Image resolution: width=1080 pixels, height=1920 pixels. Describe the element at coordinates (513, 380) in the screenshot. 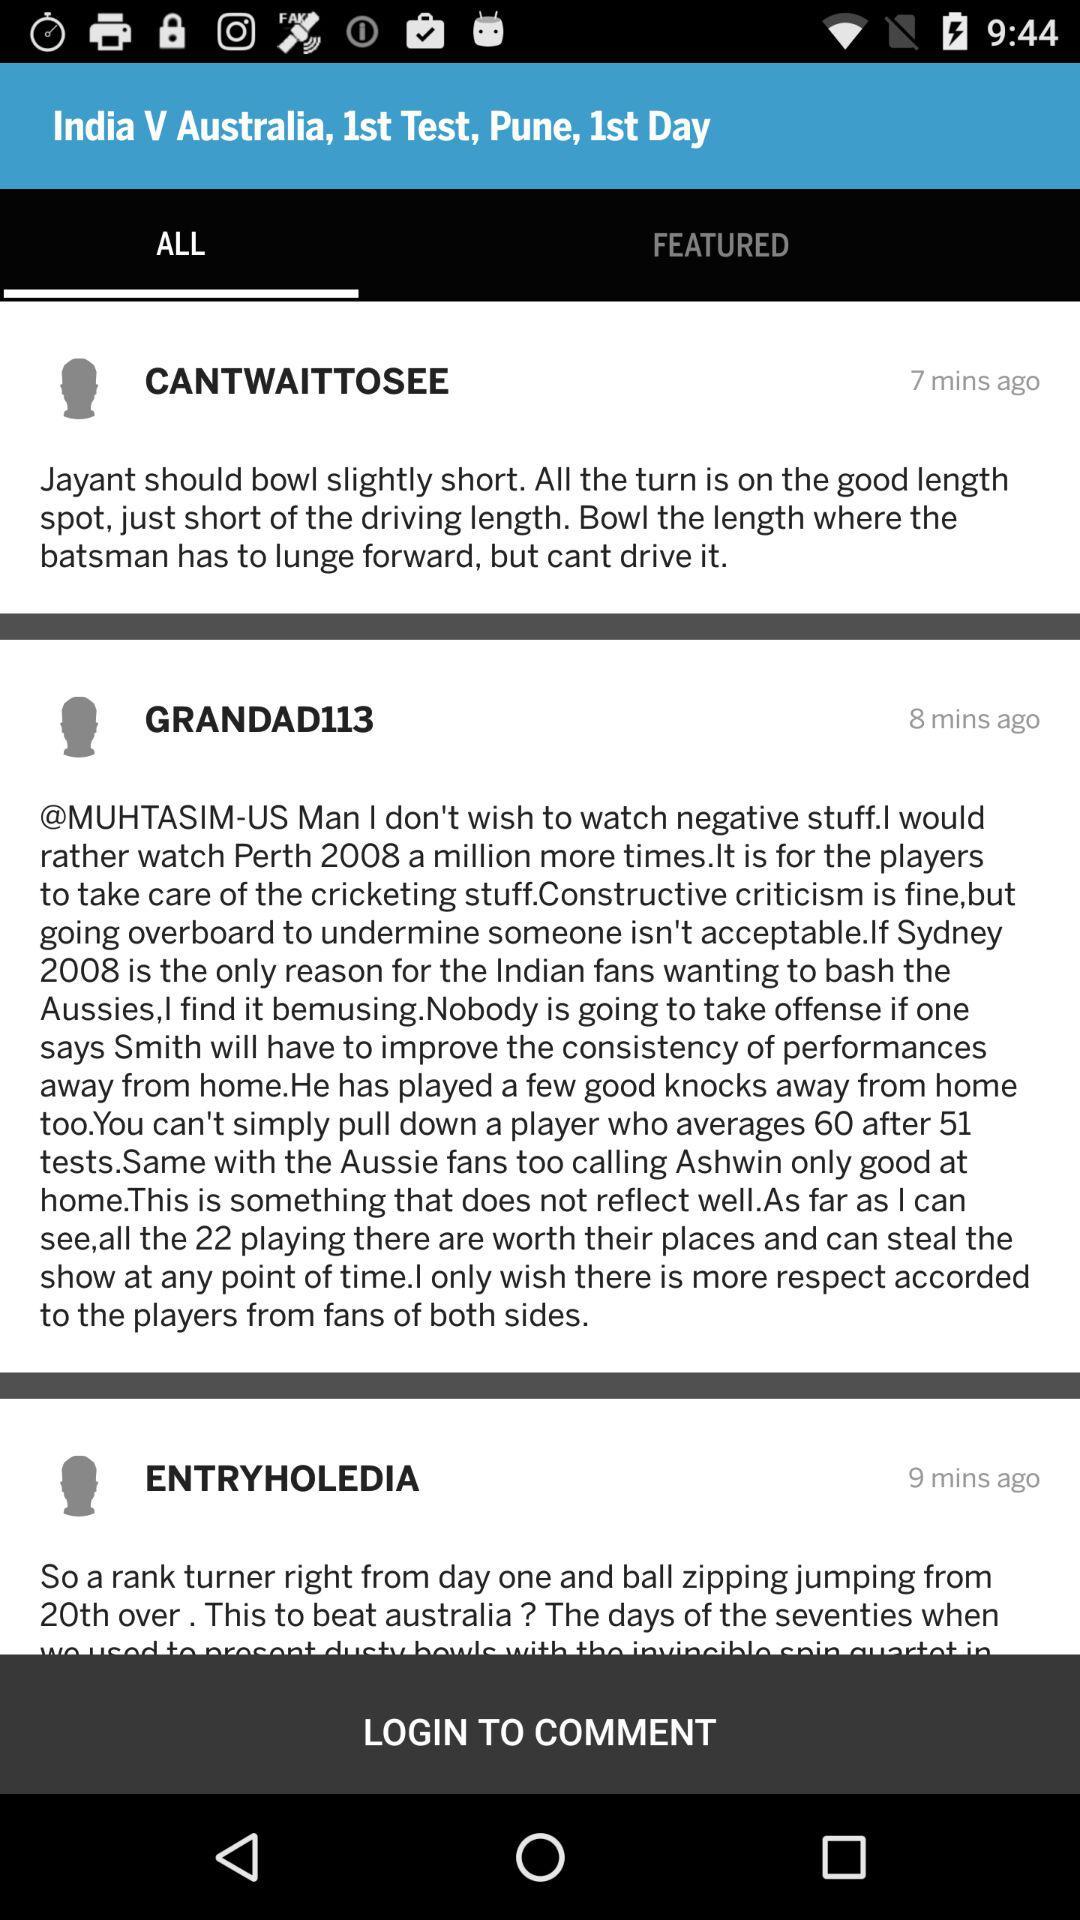

I see `the cantwaittosee item` at that location.